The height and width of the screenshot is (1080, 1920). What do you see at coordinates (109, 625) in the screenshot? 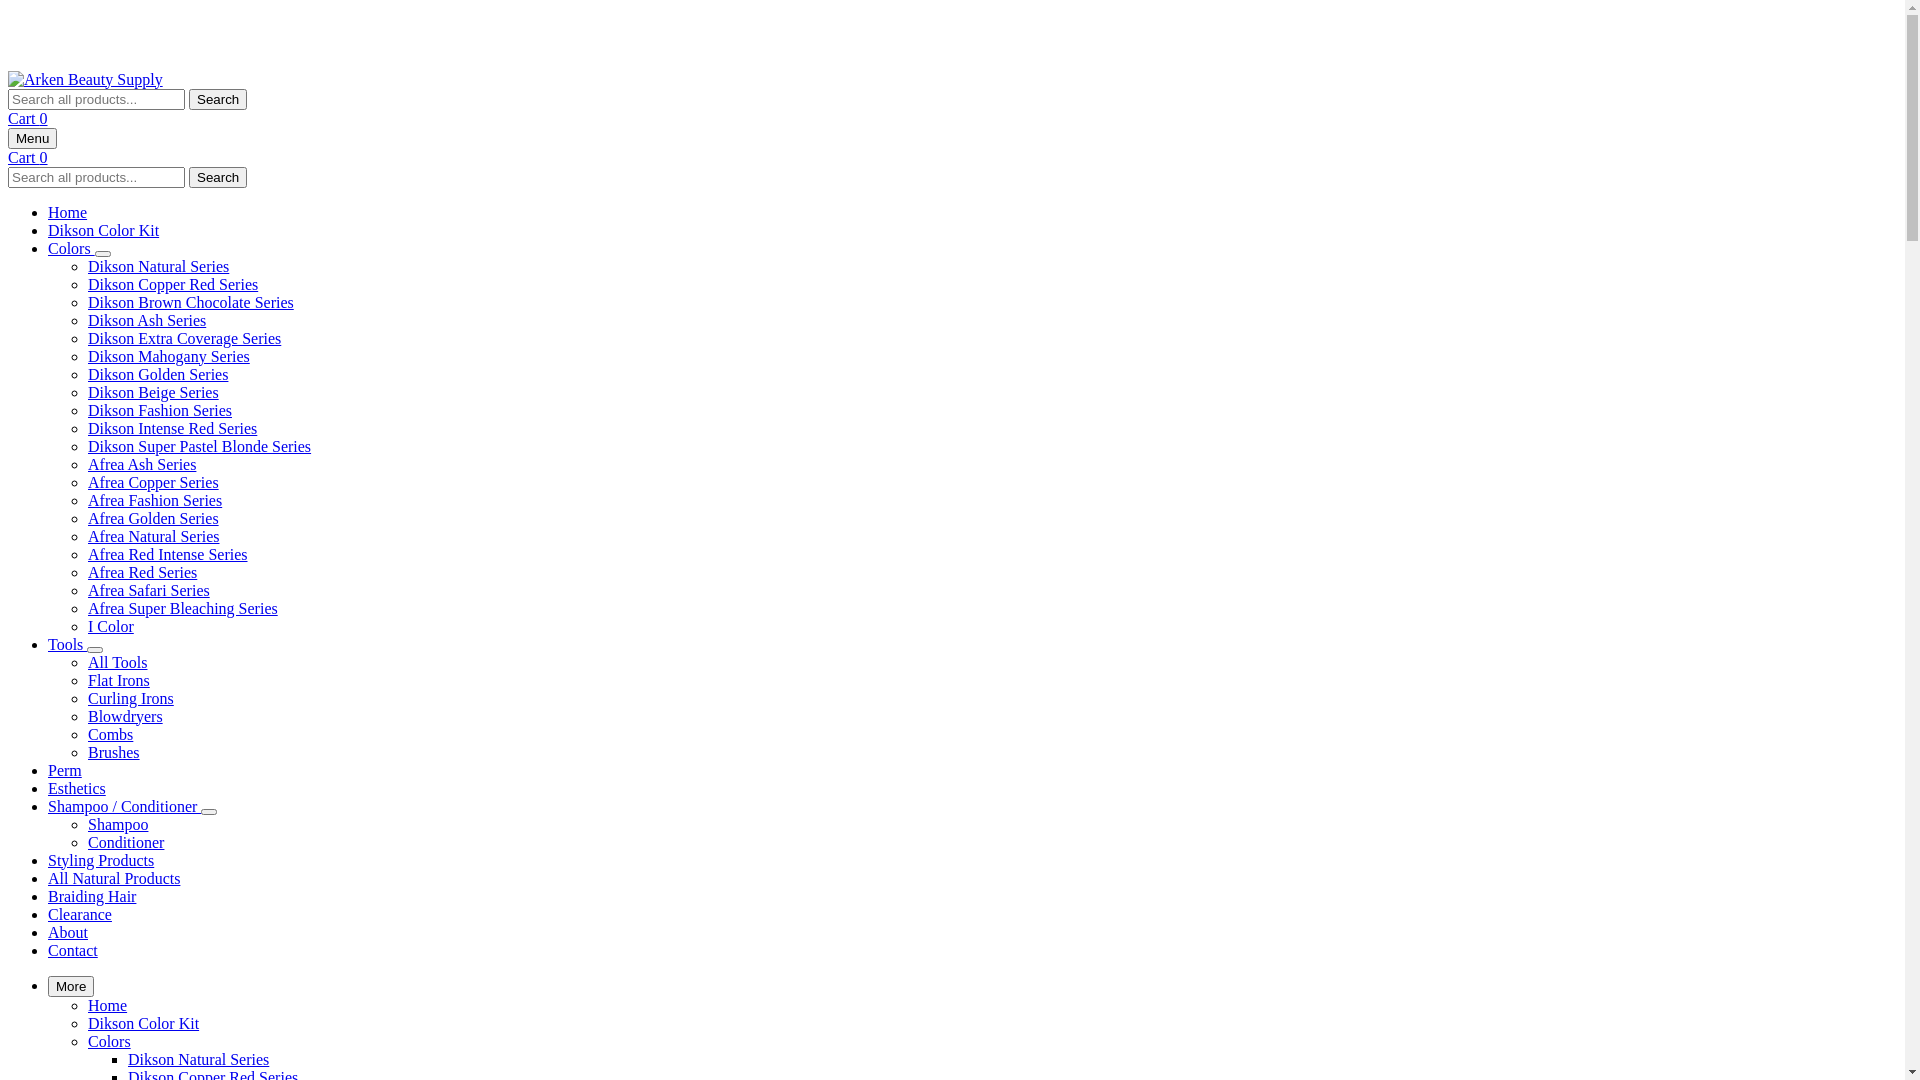
I see `'I Color'` at bounding box center [109, 625].